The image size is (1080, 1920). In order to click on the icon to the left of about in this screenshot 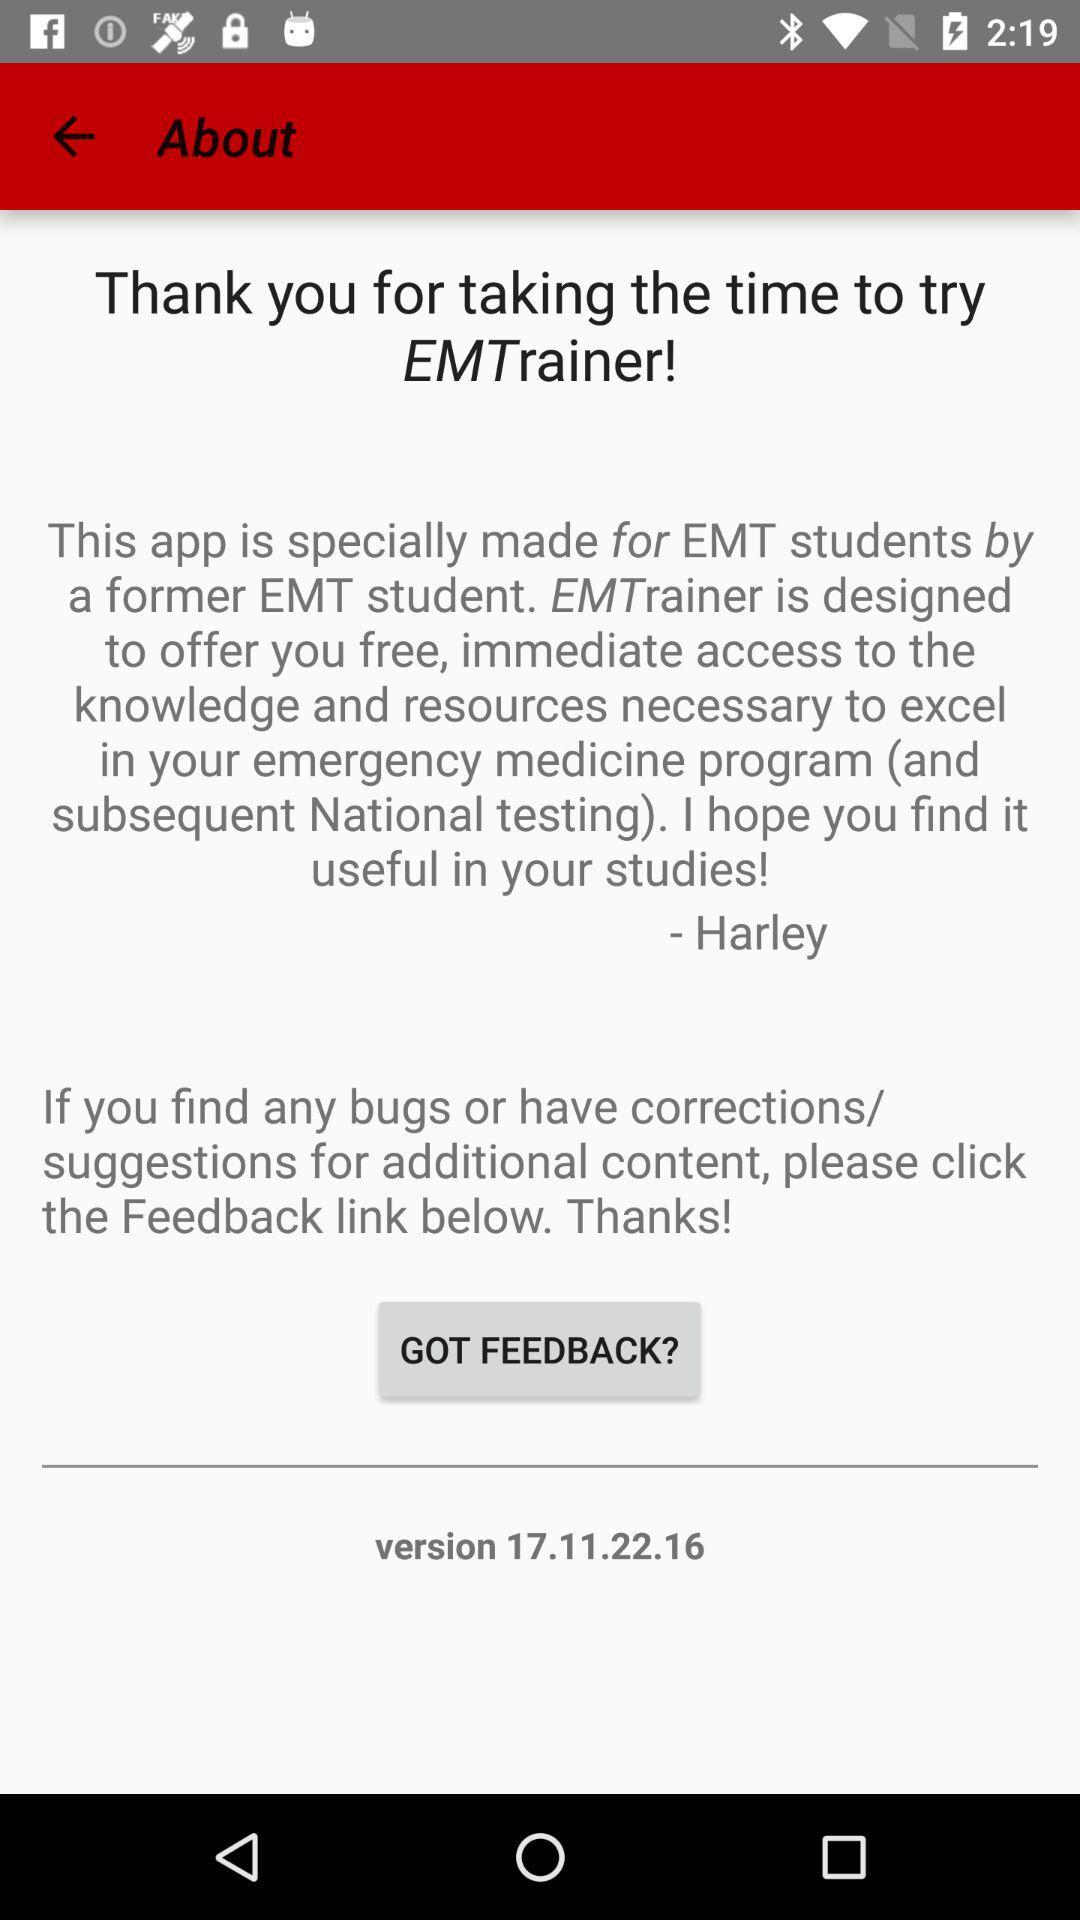, I will do `click(72, 135)`.